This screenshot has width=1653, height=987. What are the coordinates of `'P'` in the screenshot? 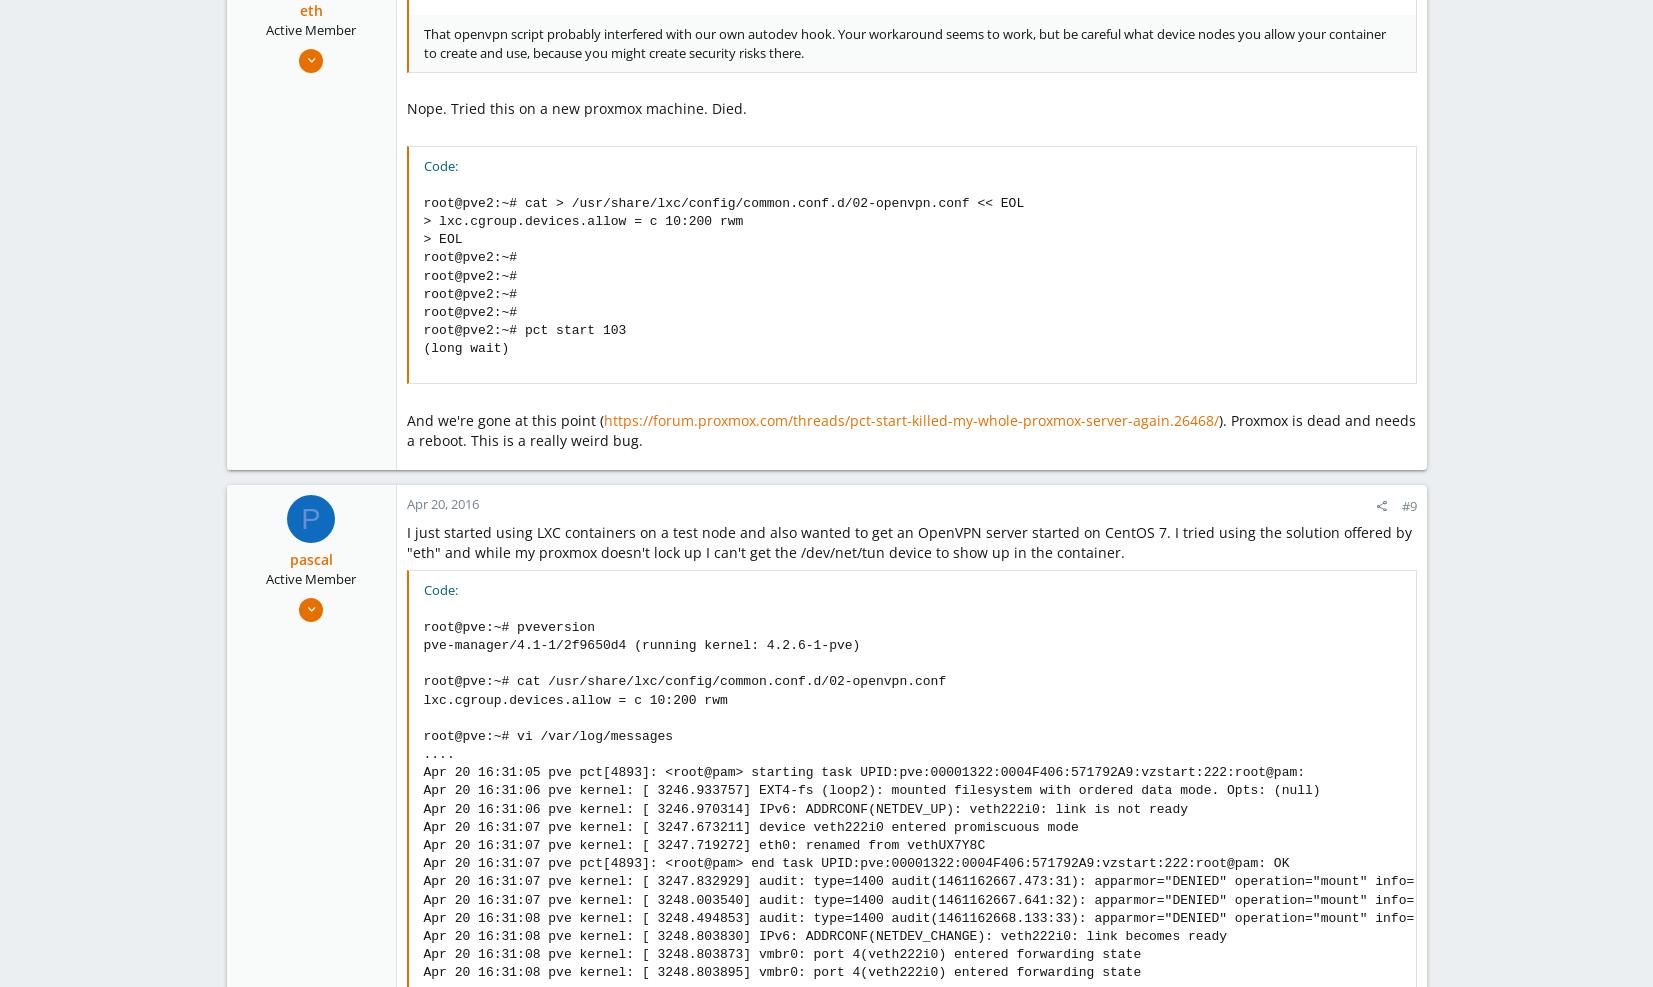 It's located at (309, 517).